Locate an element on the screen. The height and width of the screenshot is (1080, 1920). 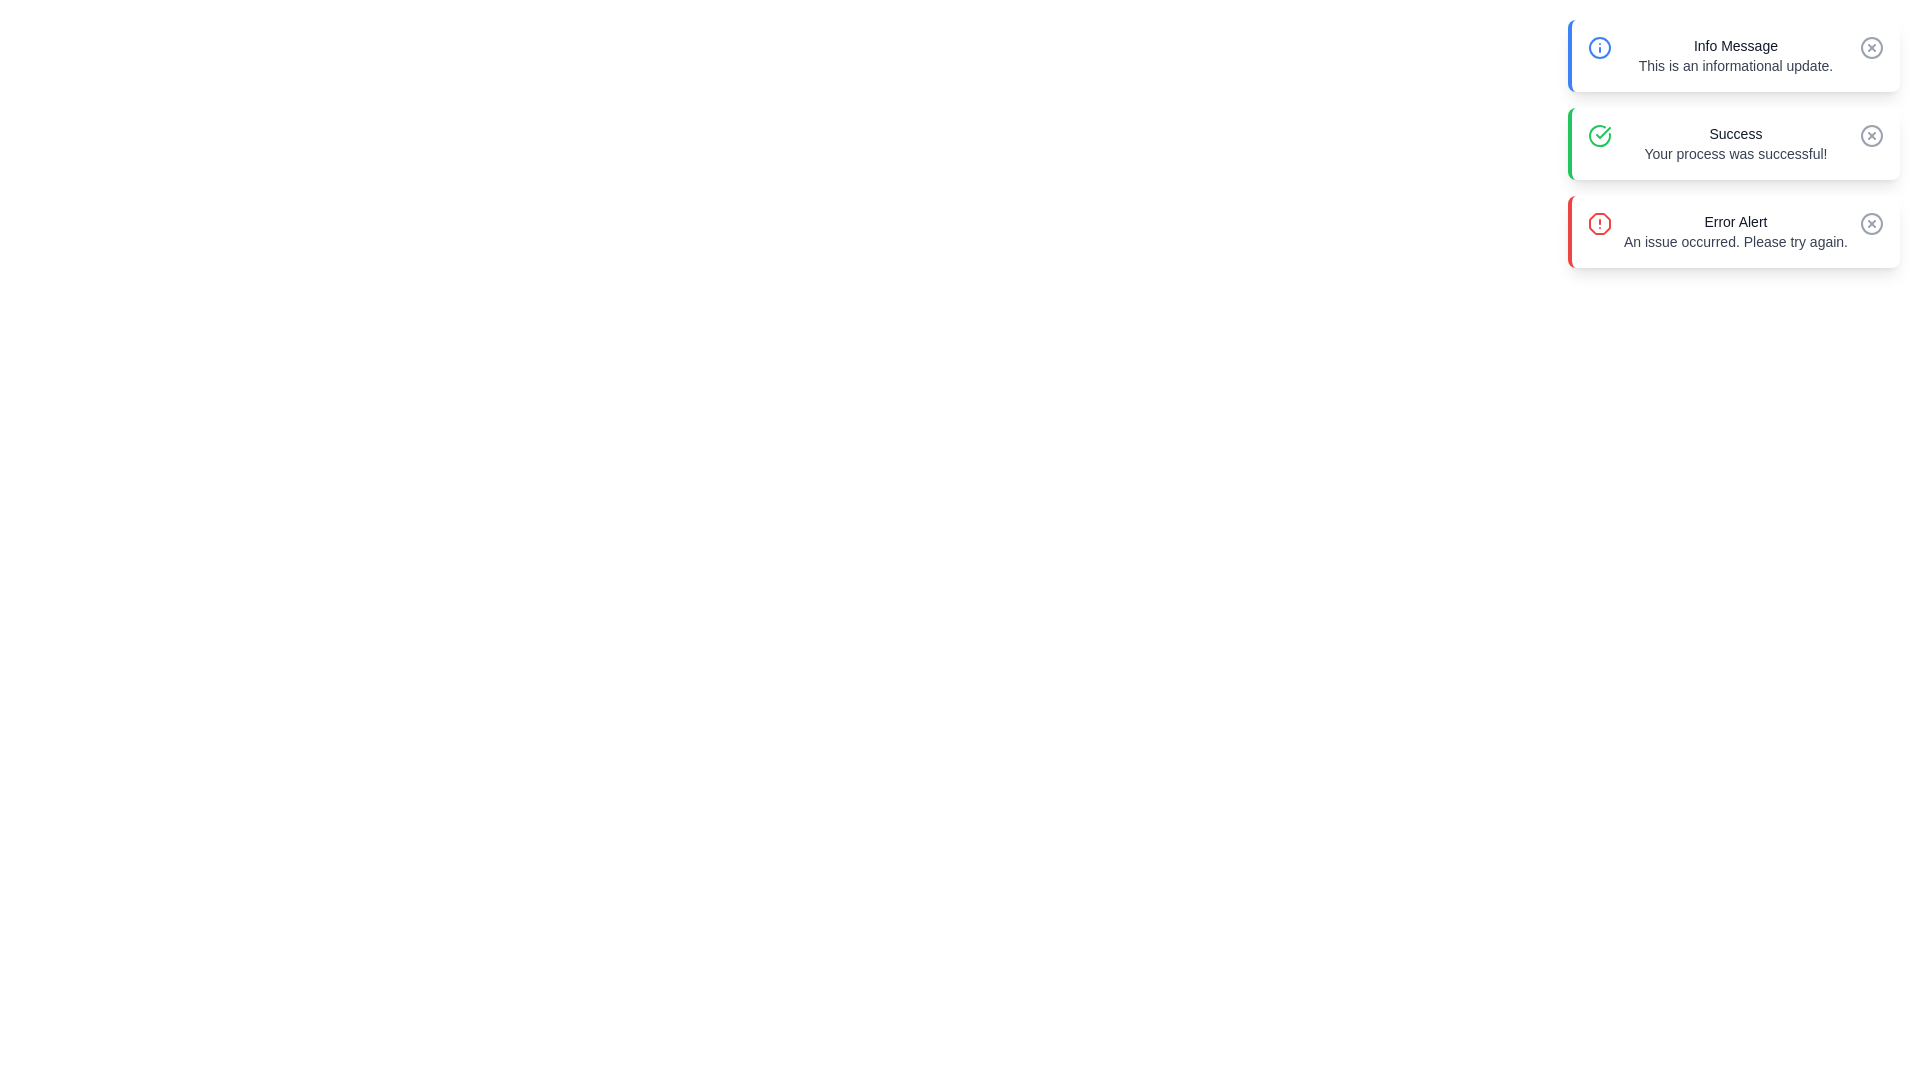
the circular 'X' icon with a hollow border in the 'Error Alert' notification to change its color to a darker gray shade is located at coordinates (1871, 223).